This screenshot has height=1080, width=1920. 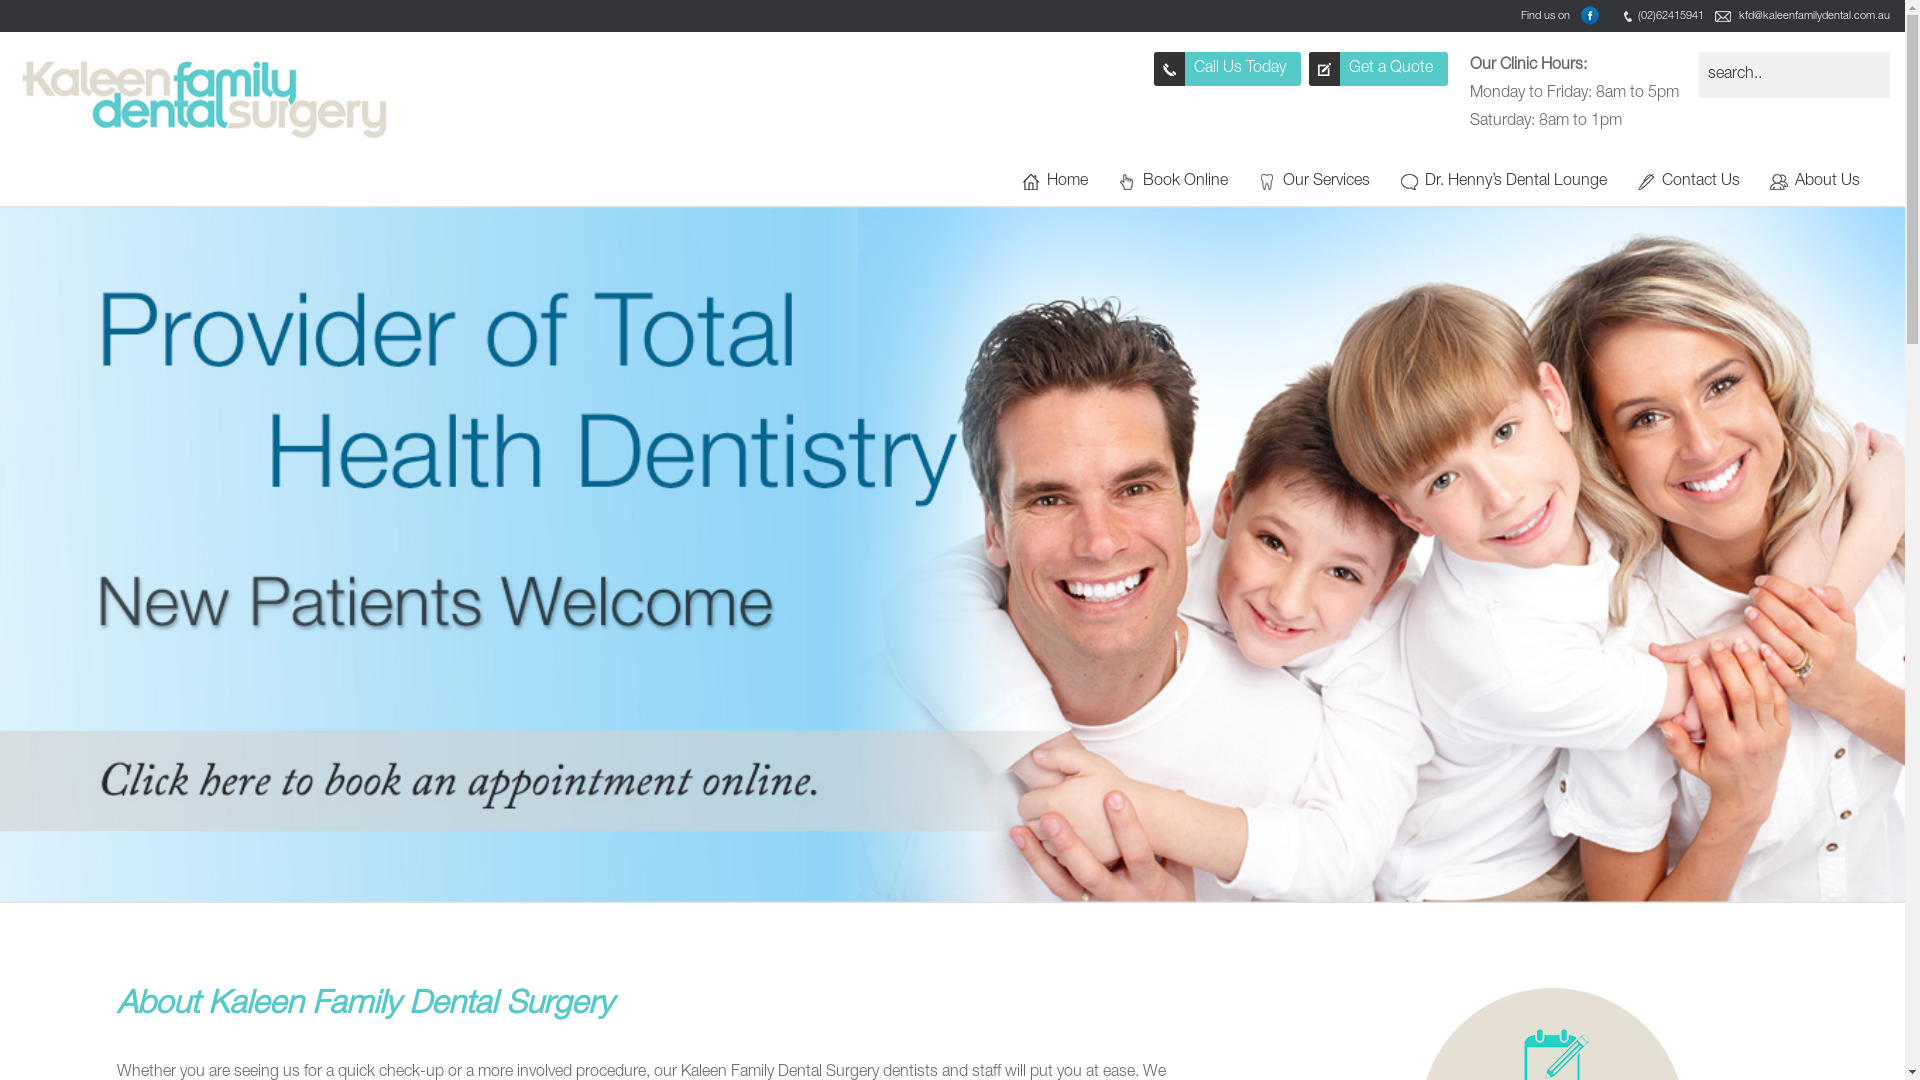 I want to click on 'Call Us Today', so click(x=1226, y=68).